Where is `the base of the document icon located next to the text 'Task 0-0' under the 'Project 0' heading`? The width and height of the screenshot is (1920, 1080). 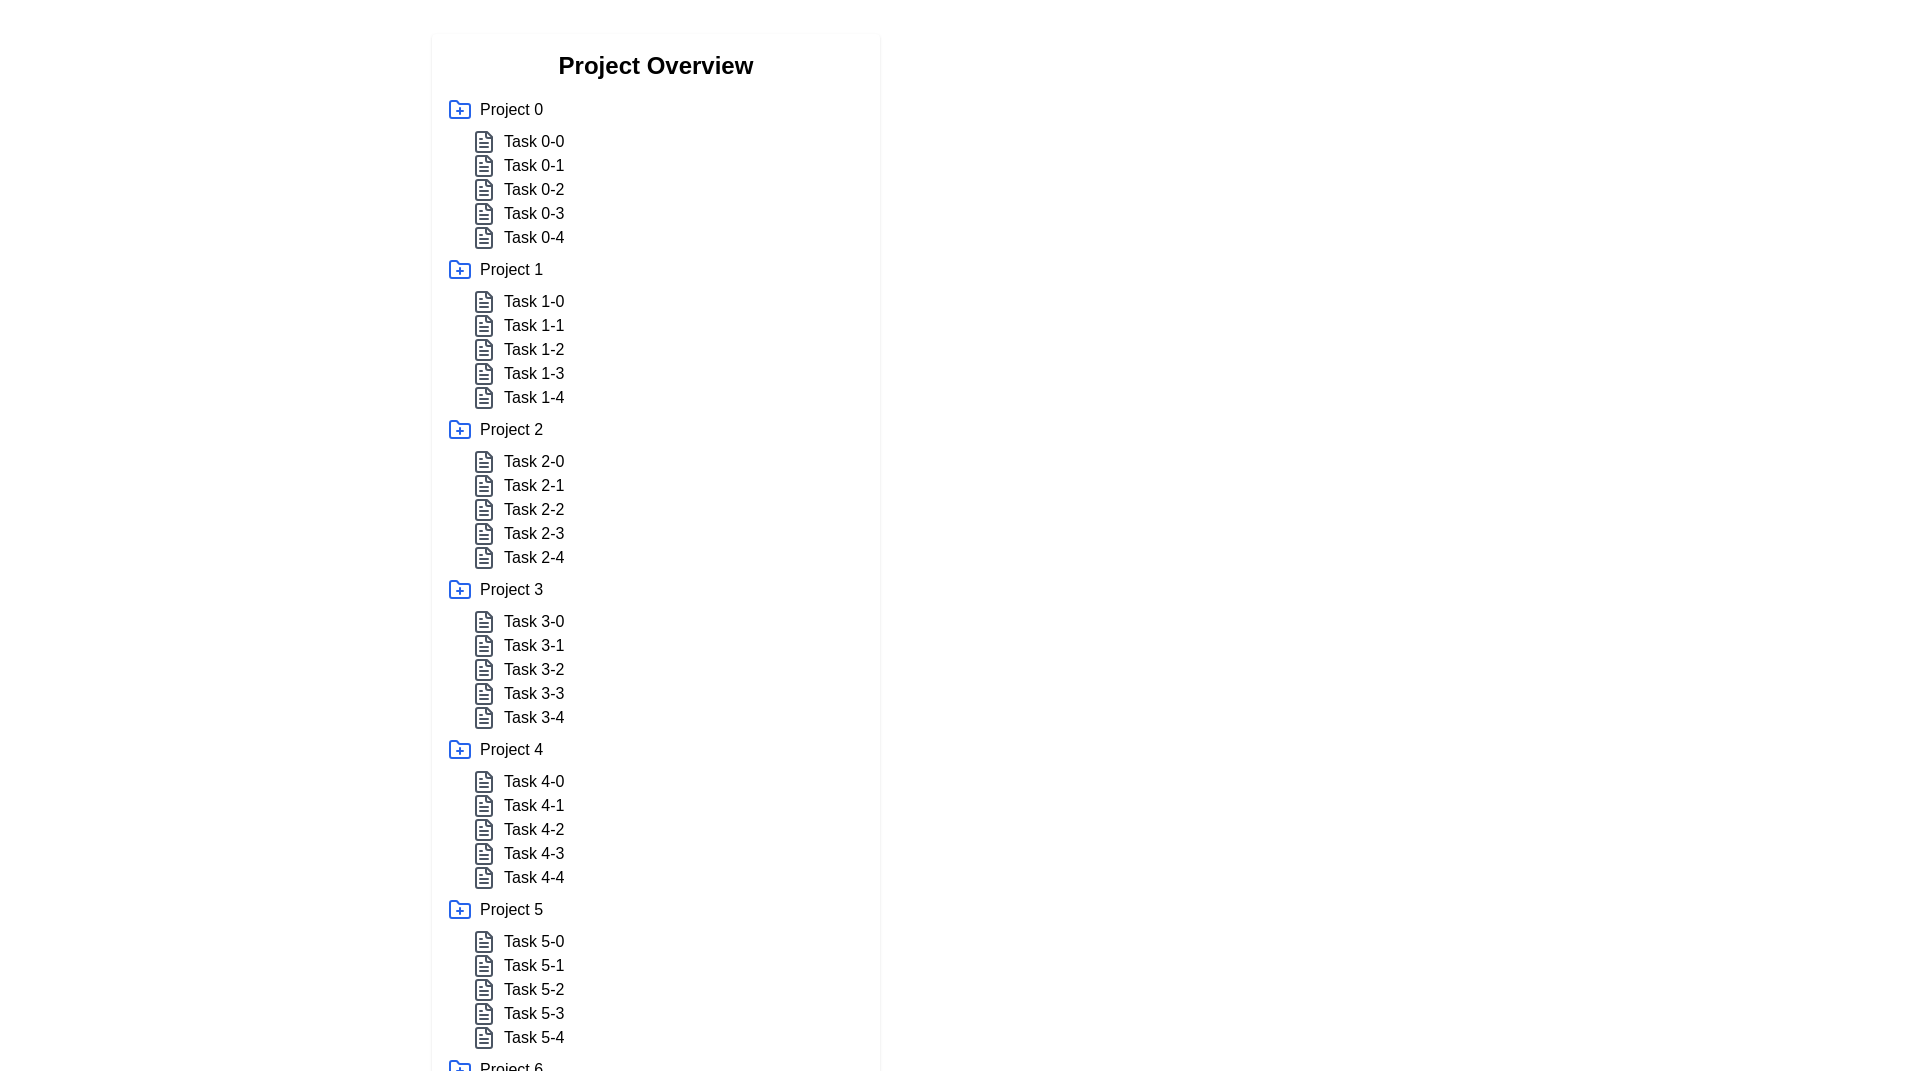 the base of the document icon located next to the text 'Task 0-0' under the 'Project 0' heading is located at coordinates (484, 141).